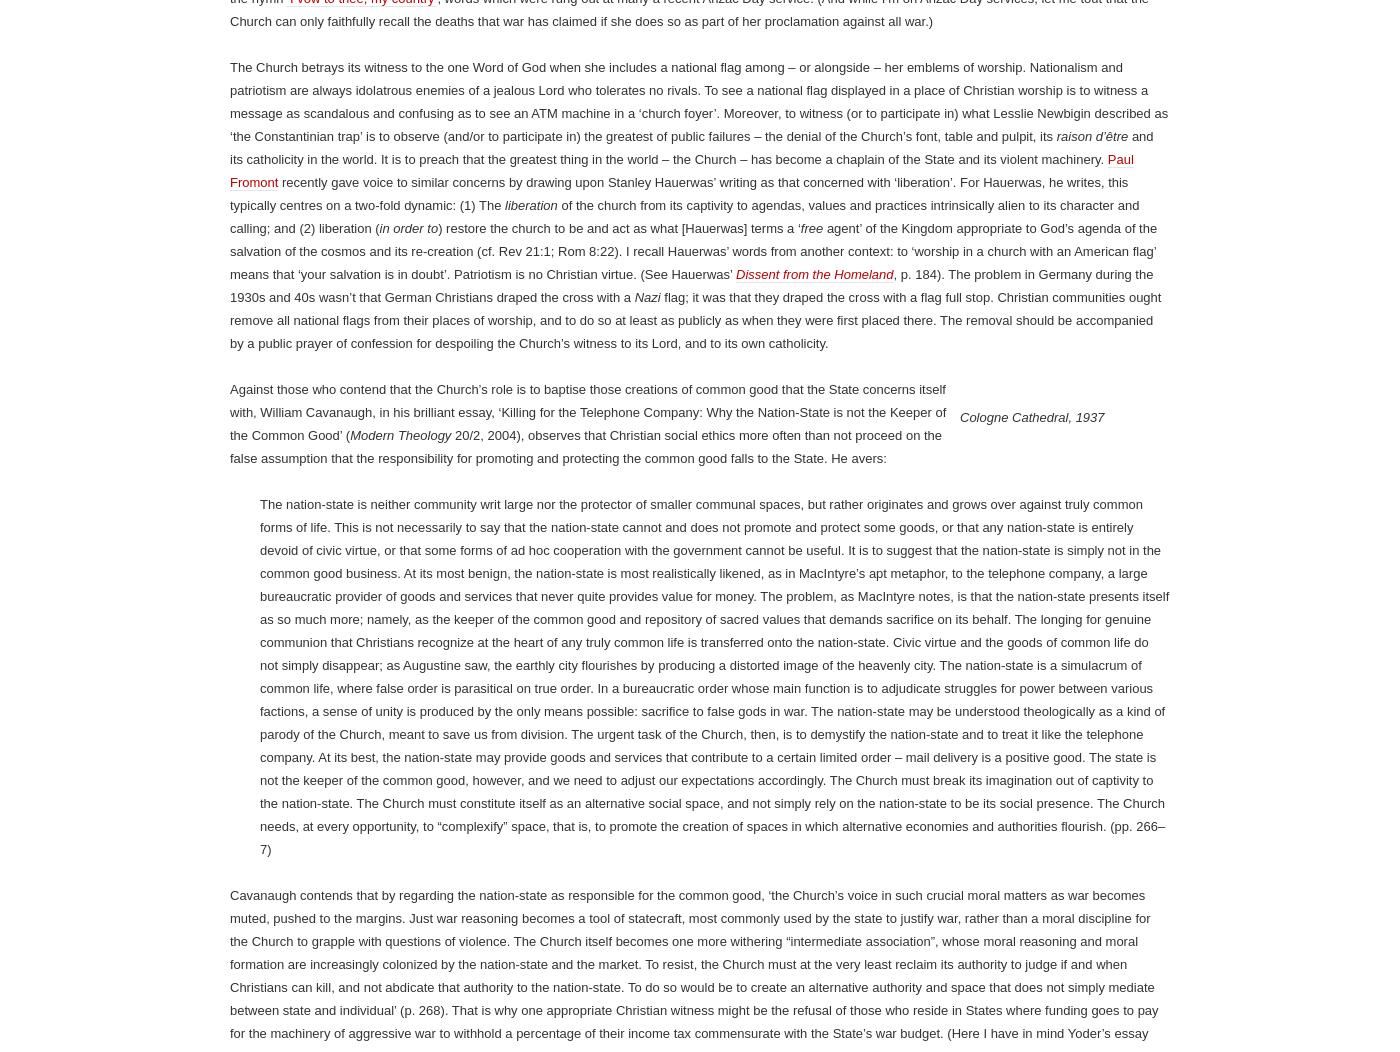 Image resolution: width=1400 pixels, height=1052 pixels. What do you see at coordinates (428, 53) in the screenshot?
I see `';'` at bounding box center [428, 53].